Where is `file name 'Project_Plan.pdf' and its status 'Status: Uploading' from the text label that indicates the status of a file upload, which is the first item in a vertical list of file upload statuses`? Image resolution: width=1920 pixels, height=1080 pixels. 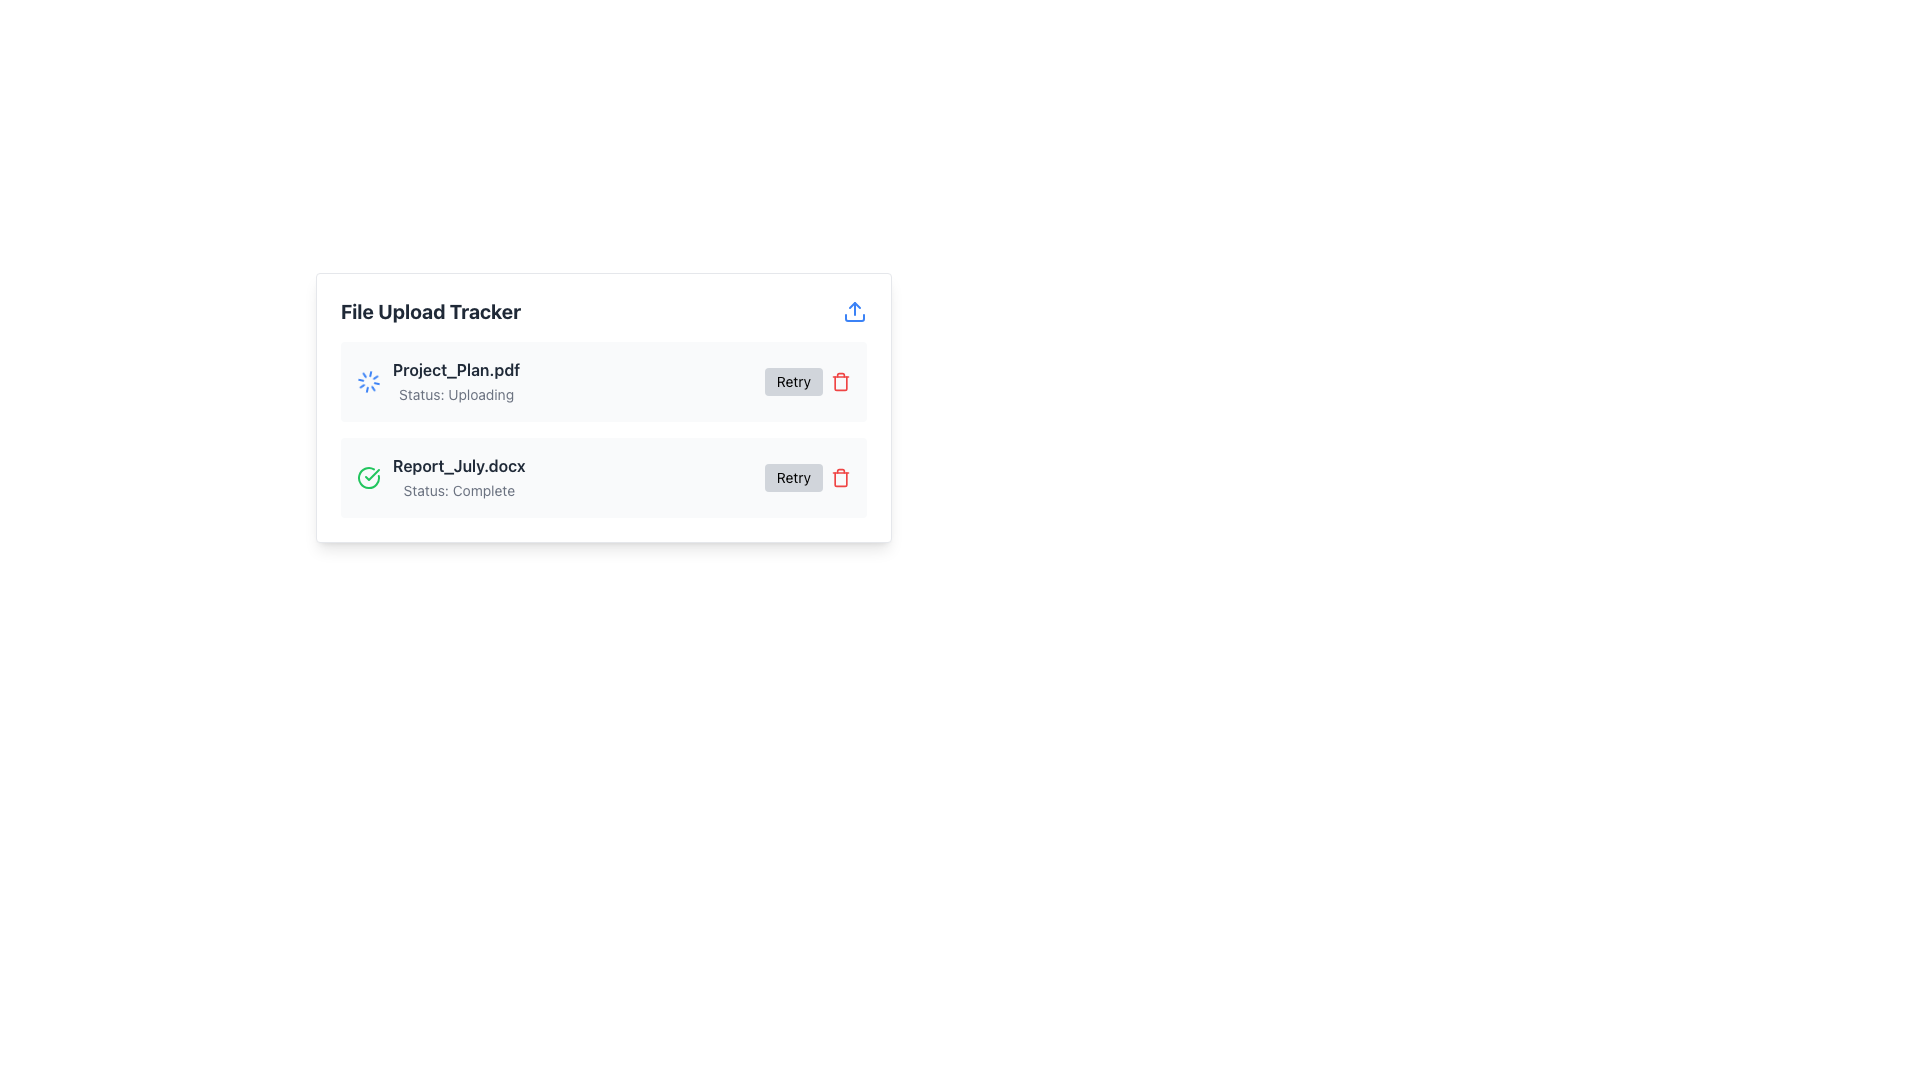
file name 'Project_Plan.pdf' and its status 'Status: Uploading' from the text label that indicates the status of a file upload, which is the first item in a vertical list of file upload statuses is located at coordinates (455, 381).